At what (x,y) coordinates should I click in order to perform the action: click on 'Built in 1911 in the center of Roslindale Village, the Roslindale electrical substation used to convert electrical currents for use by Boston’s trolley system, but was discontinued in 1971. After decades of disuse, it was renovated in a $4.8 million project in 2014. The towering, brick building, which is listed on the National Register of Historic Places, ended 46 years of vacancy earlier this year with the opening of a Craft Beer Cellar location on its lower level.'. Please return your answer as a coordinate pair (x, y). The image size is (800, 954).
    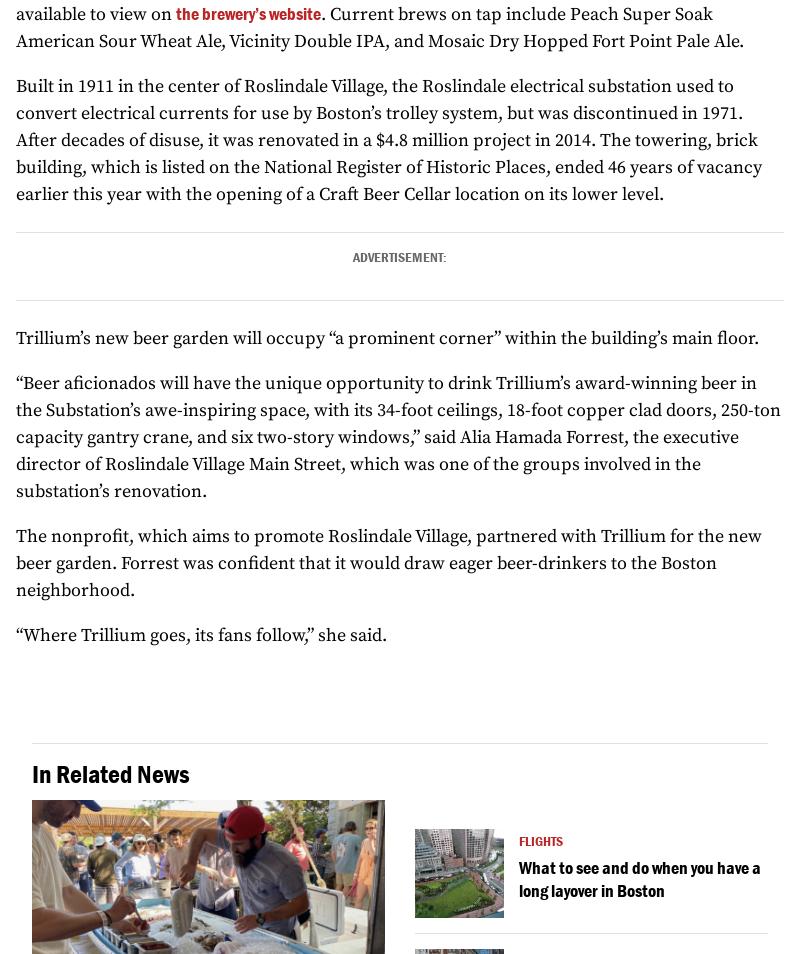
    Looking at the image, I should click on (388, 139).